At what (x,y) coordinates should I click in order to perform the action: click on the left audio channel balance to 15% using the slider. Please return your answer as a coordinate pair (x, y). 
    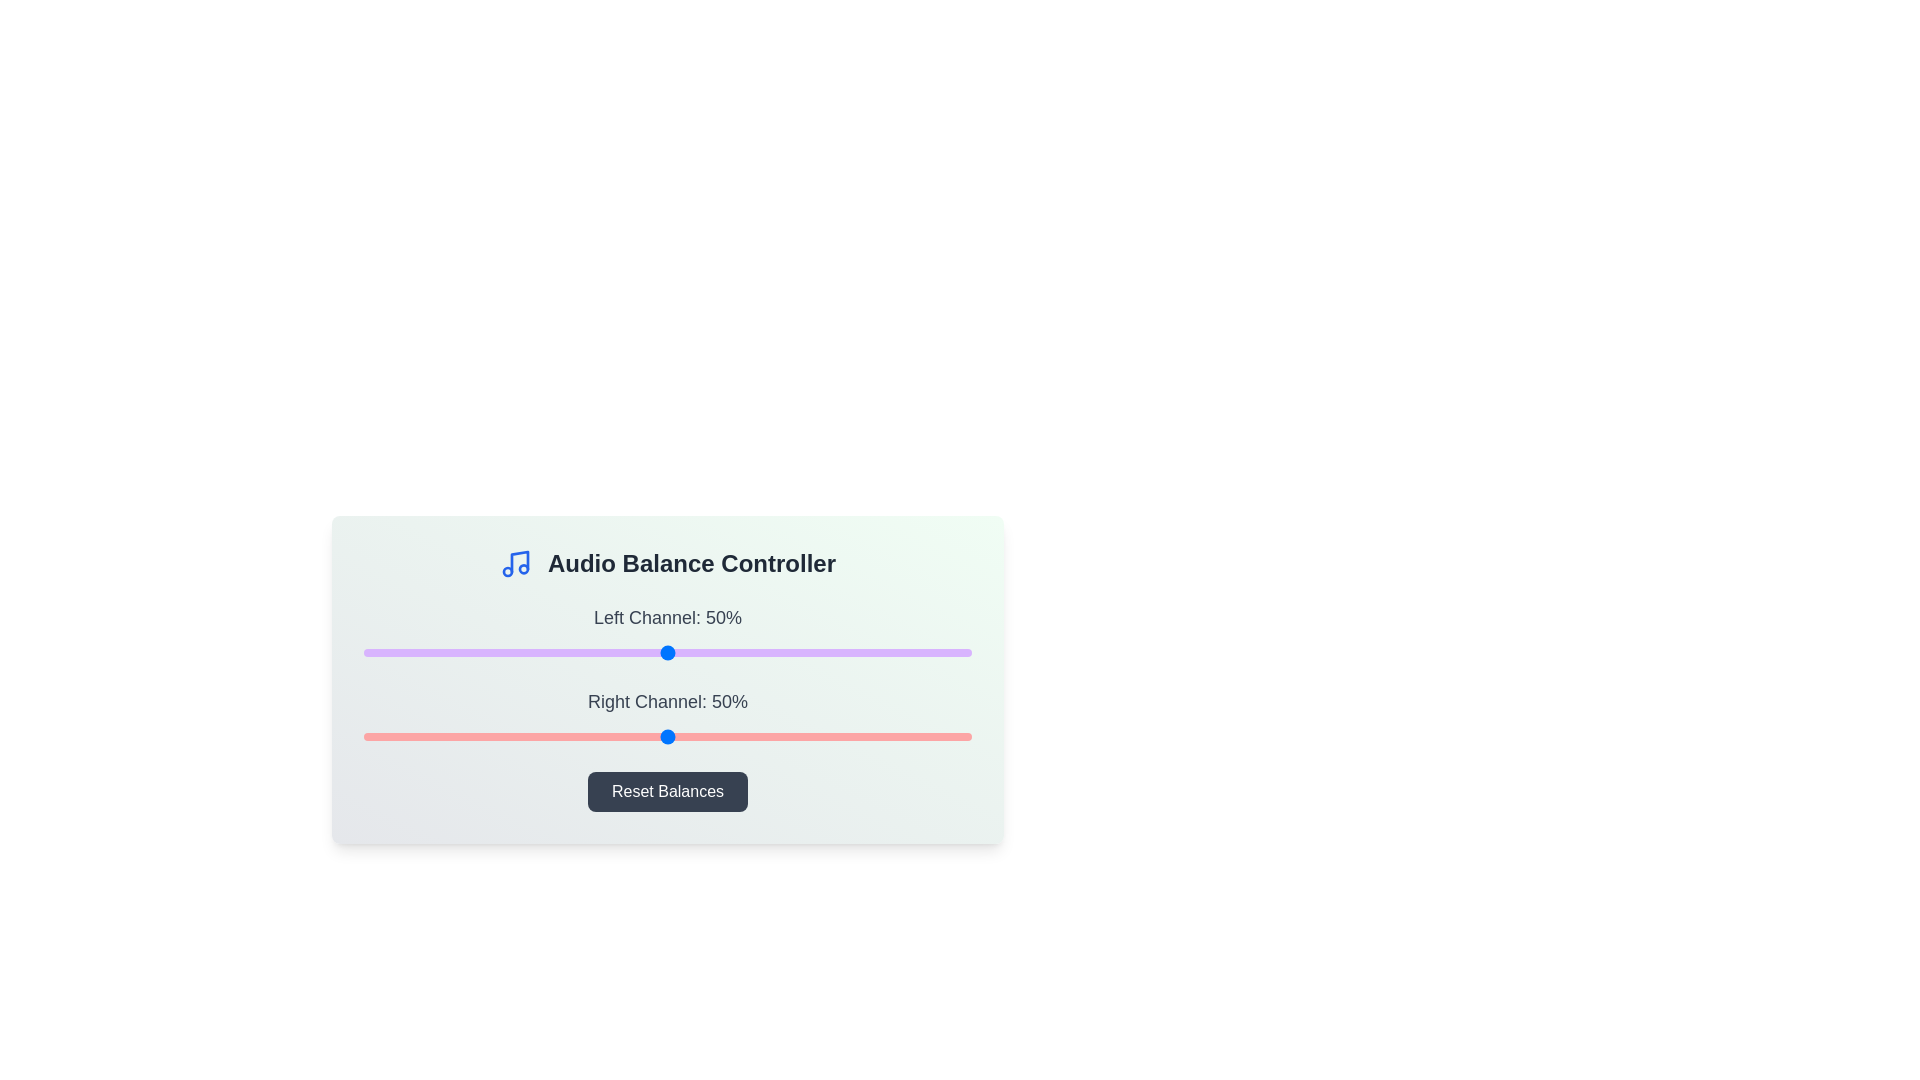
    Looking at the image, I should click on (454, 652).